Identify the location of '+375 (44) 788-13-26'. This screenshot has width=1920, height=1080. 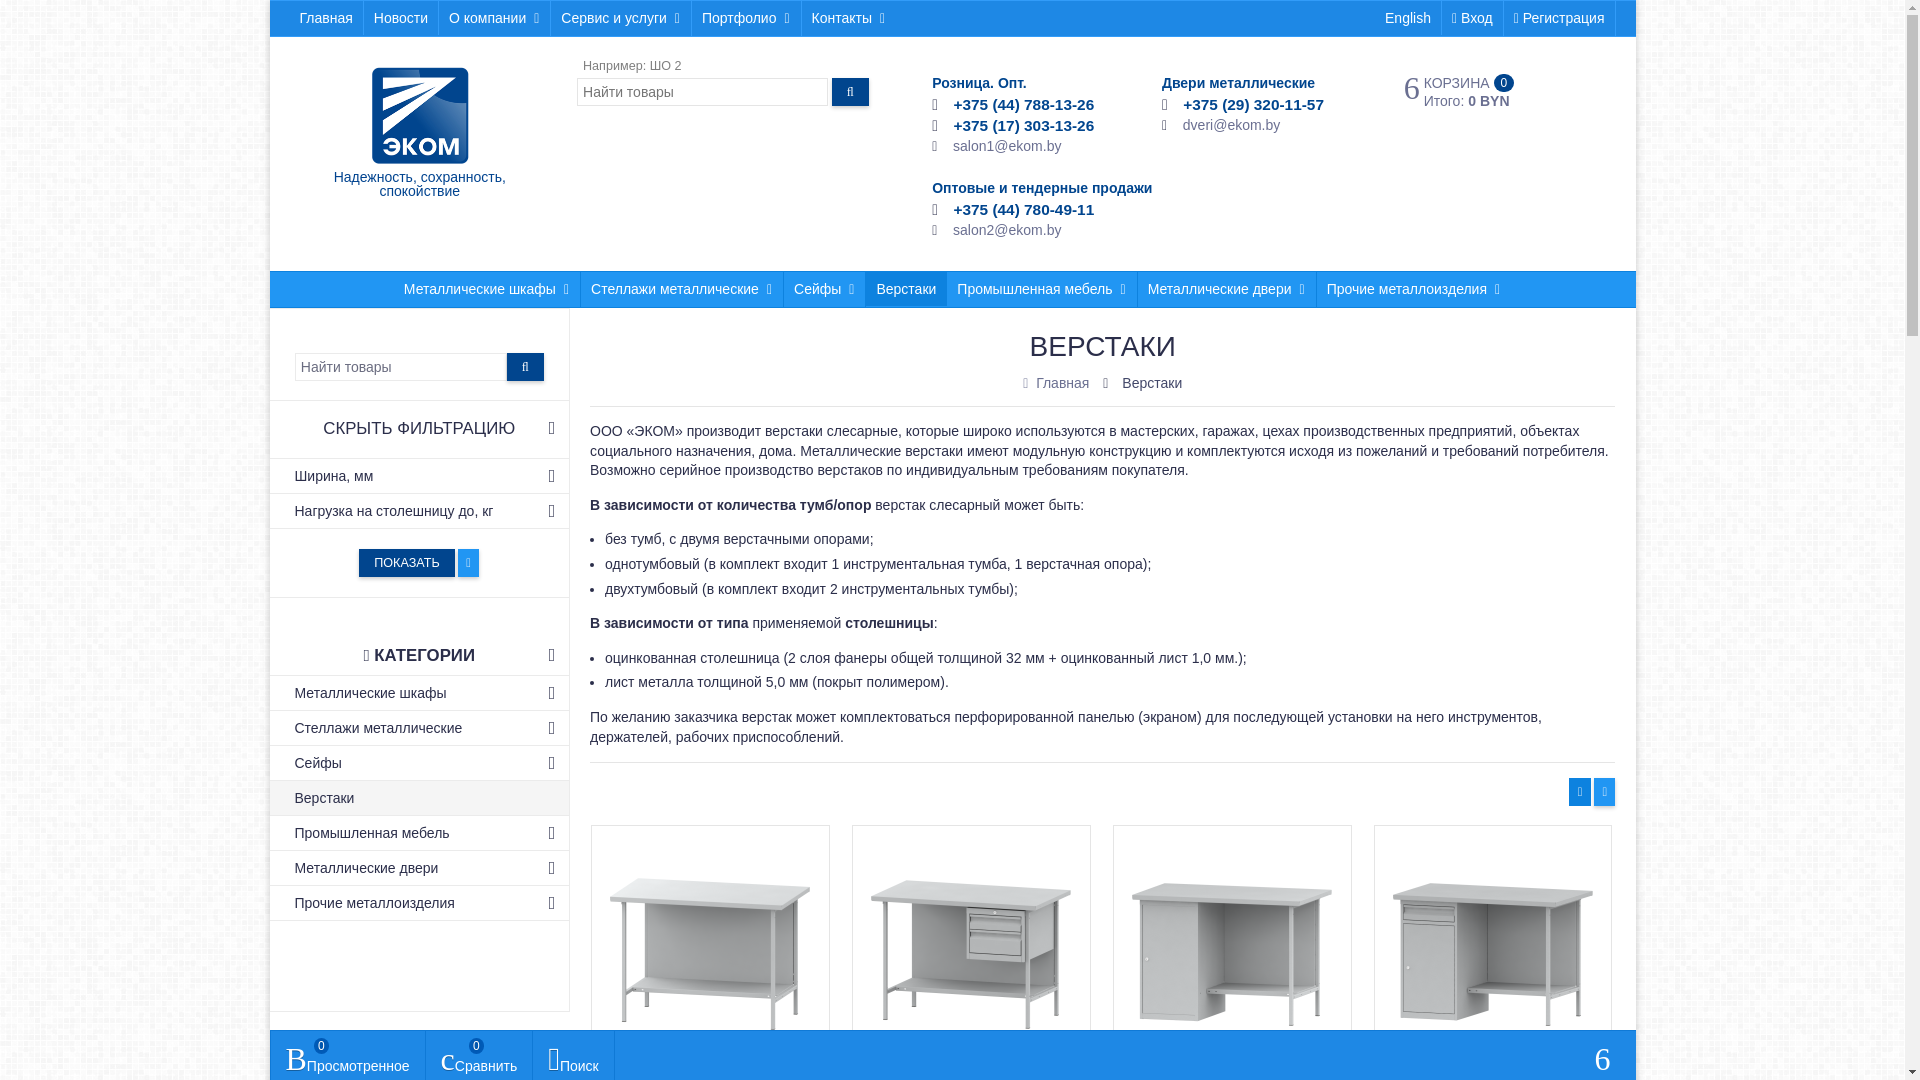
(952, 104).